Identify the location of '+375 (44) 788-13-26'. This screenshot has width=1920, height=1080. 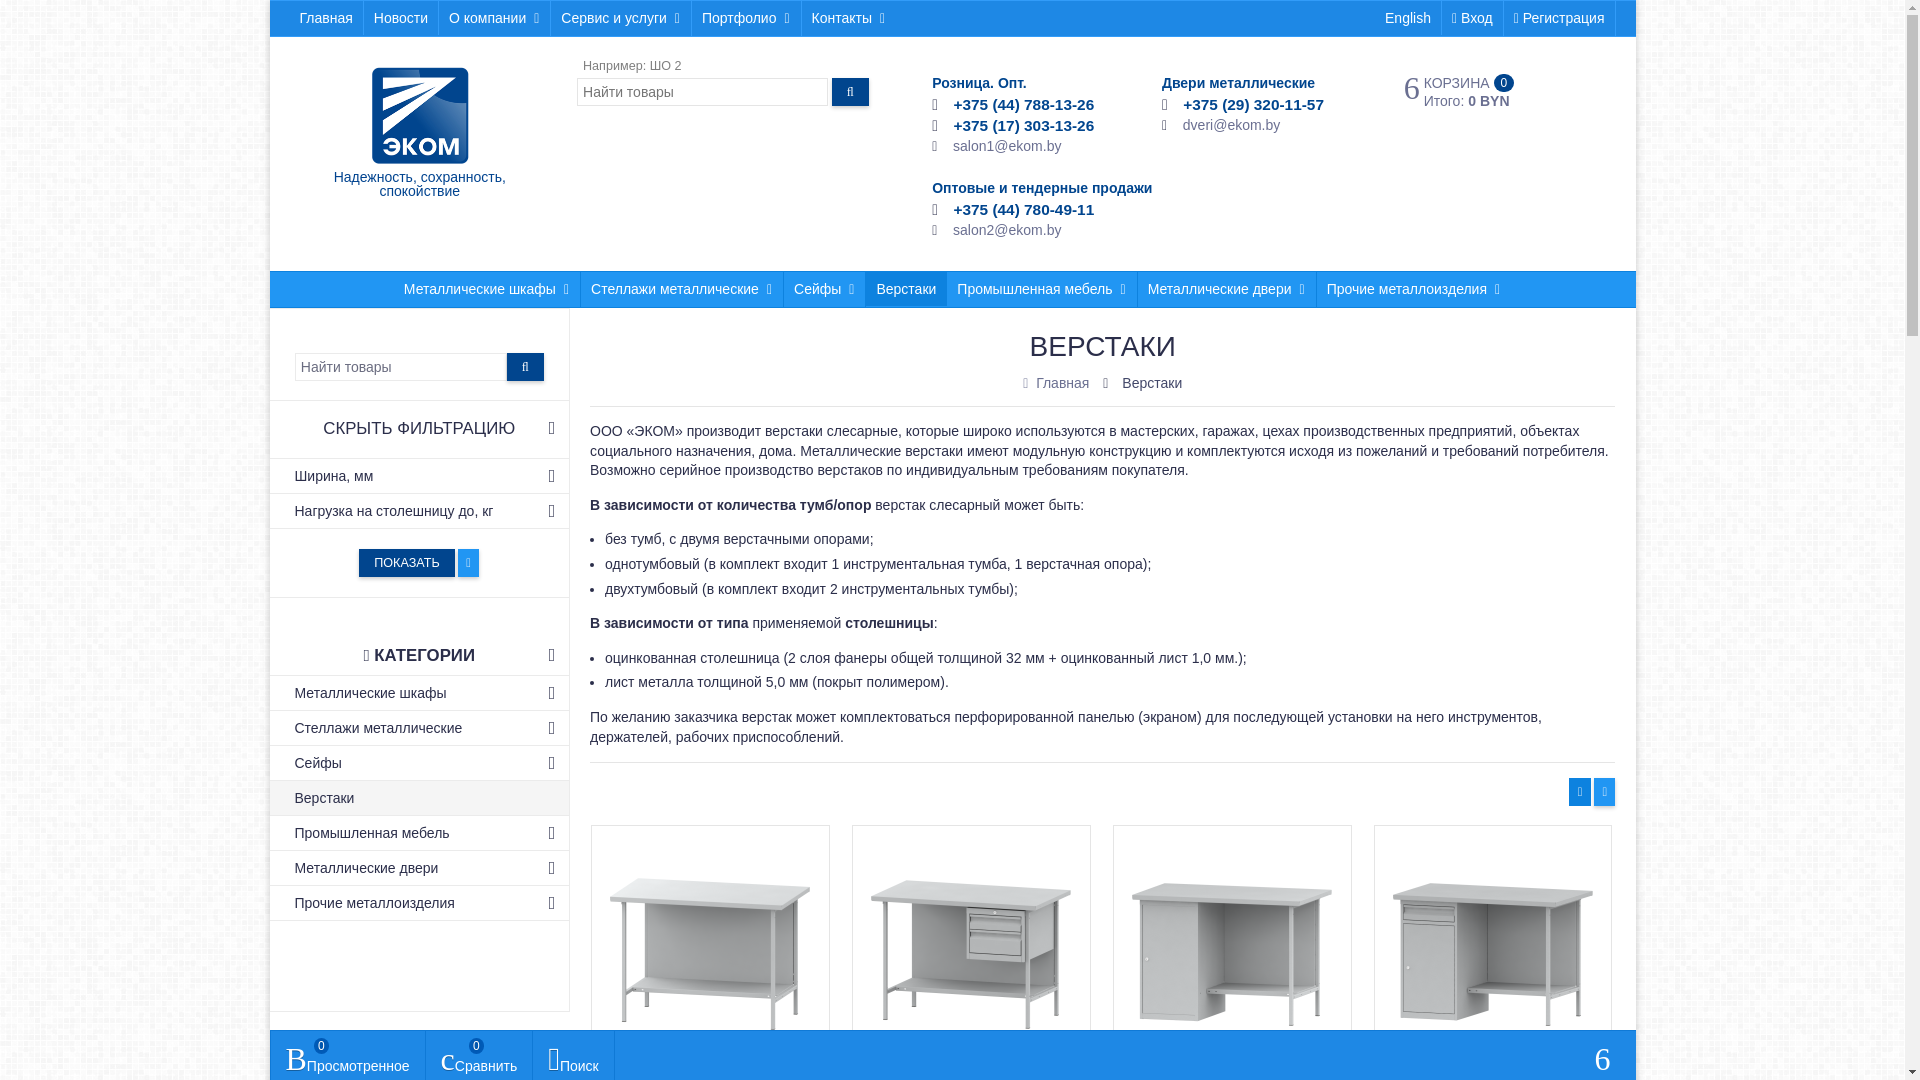
(952, 104).